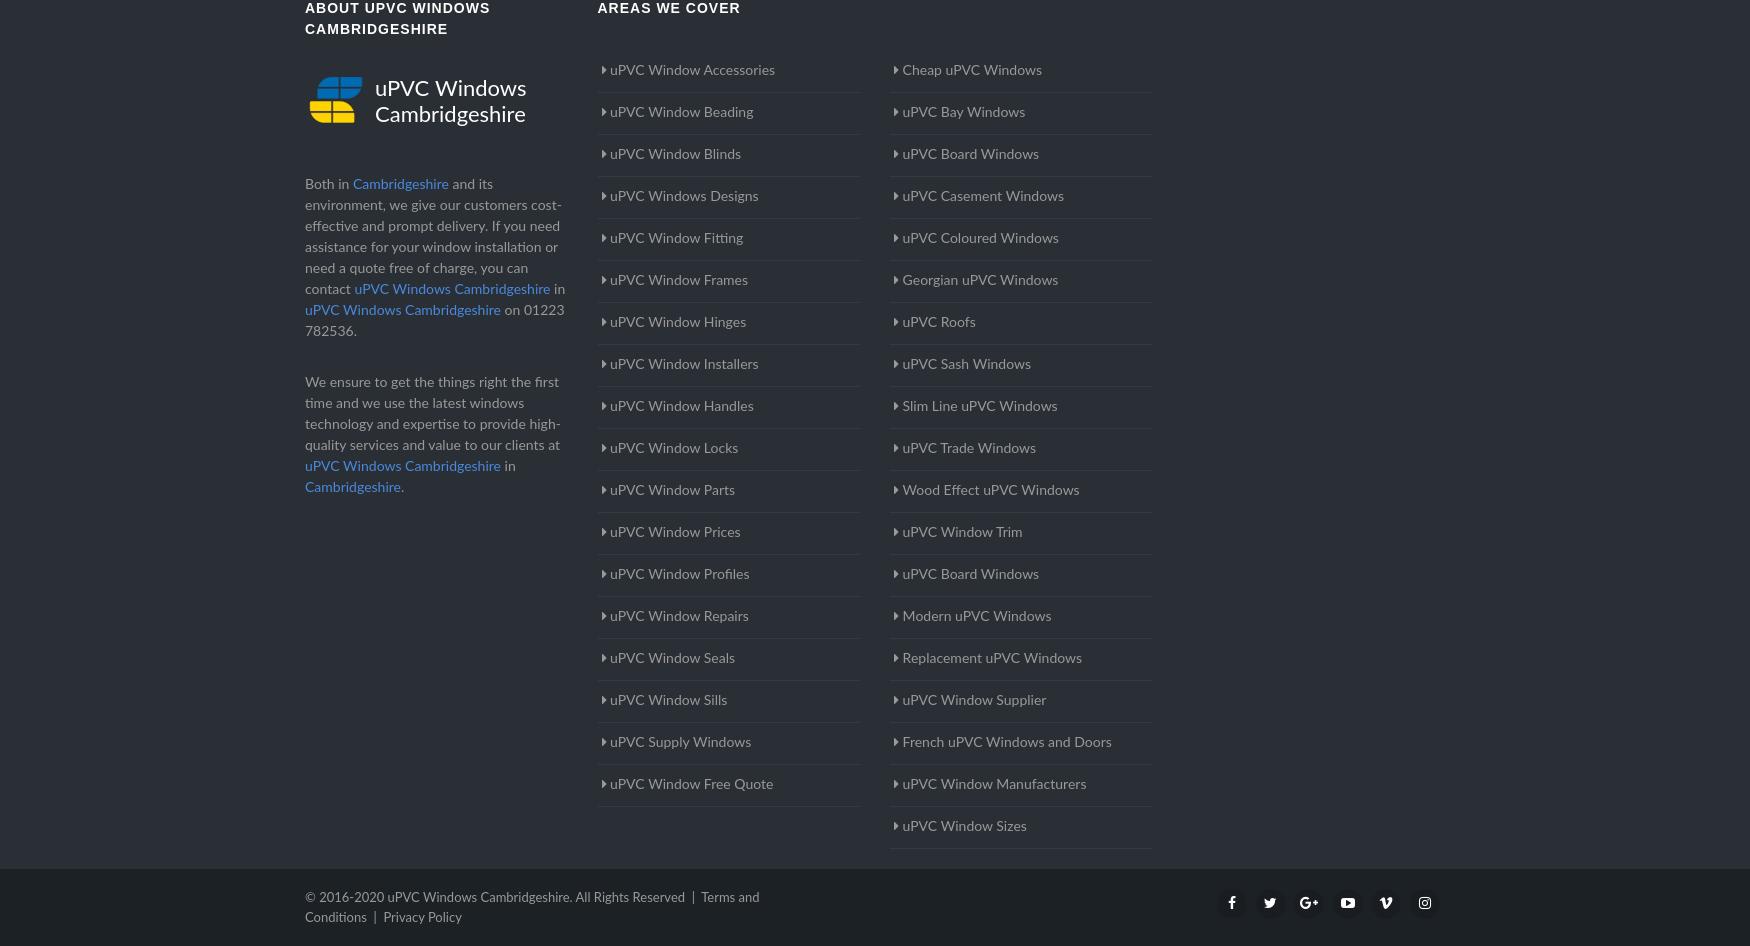 The width and height of the screenshot is (1750, 946). Describe the element at coordinates (365, 916) in the screenshot. I see `'|'` at that location.